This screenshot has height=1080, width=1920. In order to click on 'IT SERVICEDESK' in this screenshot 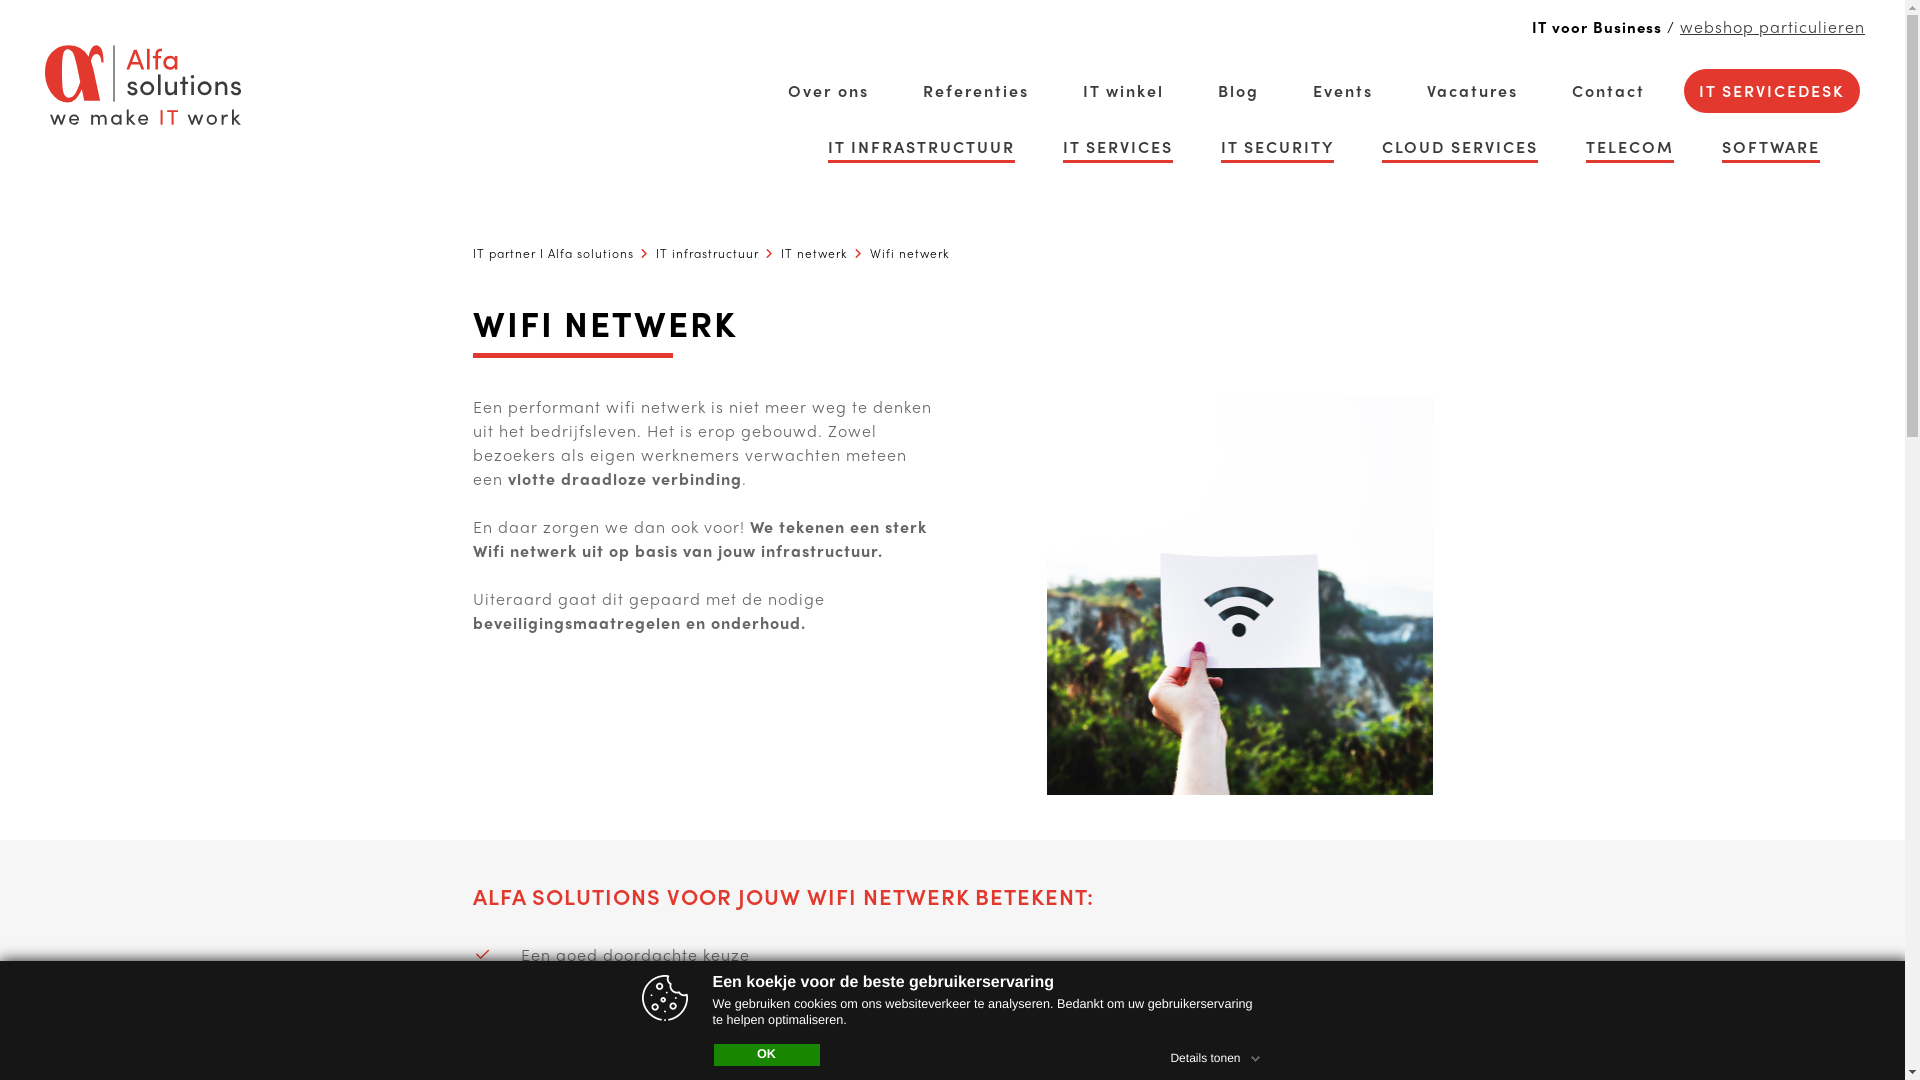, I will do `click(1771, 91)`.